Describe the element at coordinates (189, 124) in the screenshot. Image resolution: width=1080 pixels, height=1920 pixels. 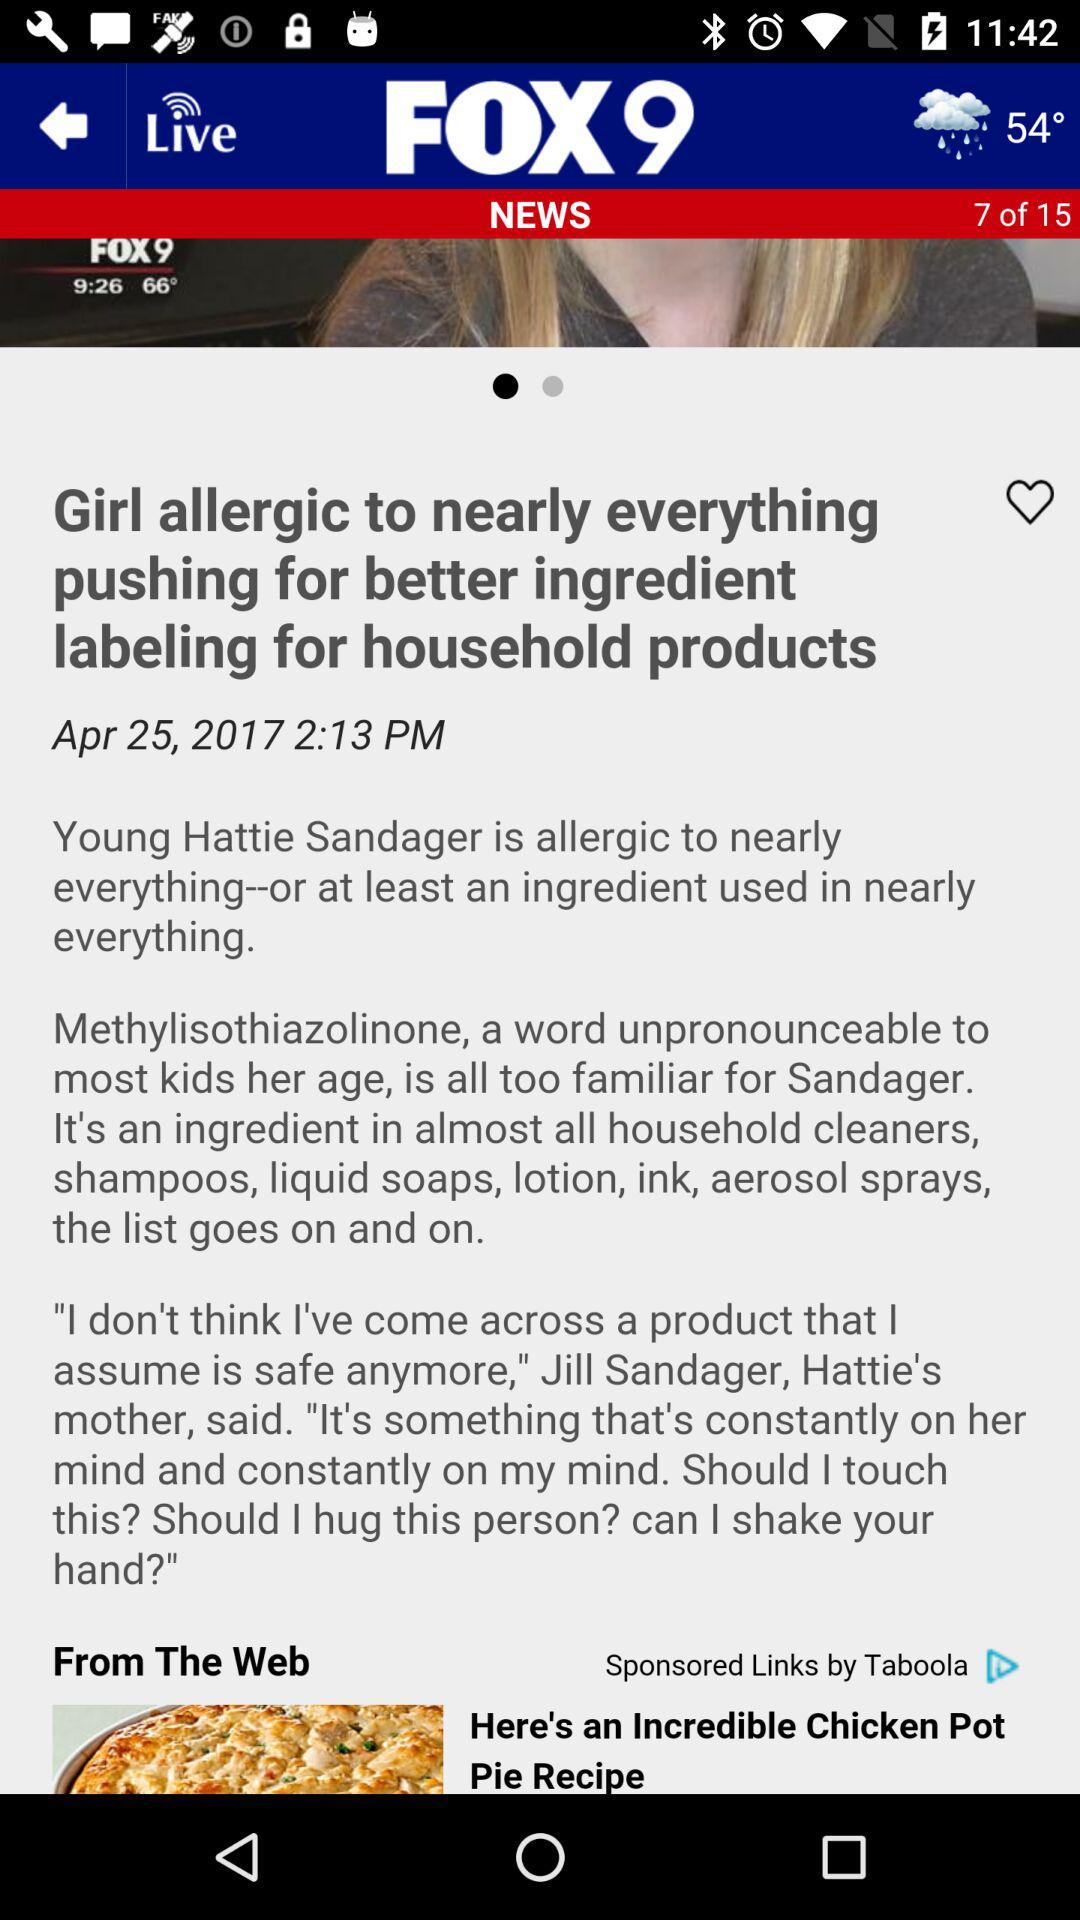
I see `fox9 news app live status` at that location.